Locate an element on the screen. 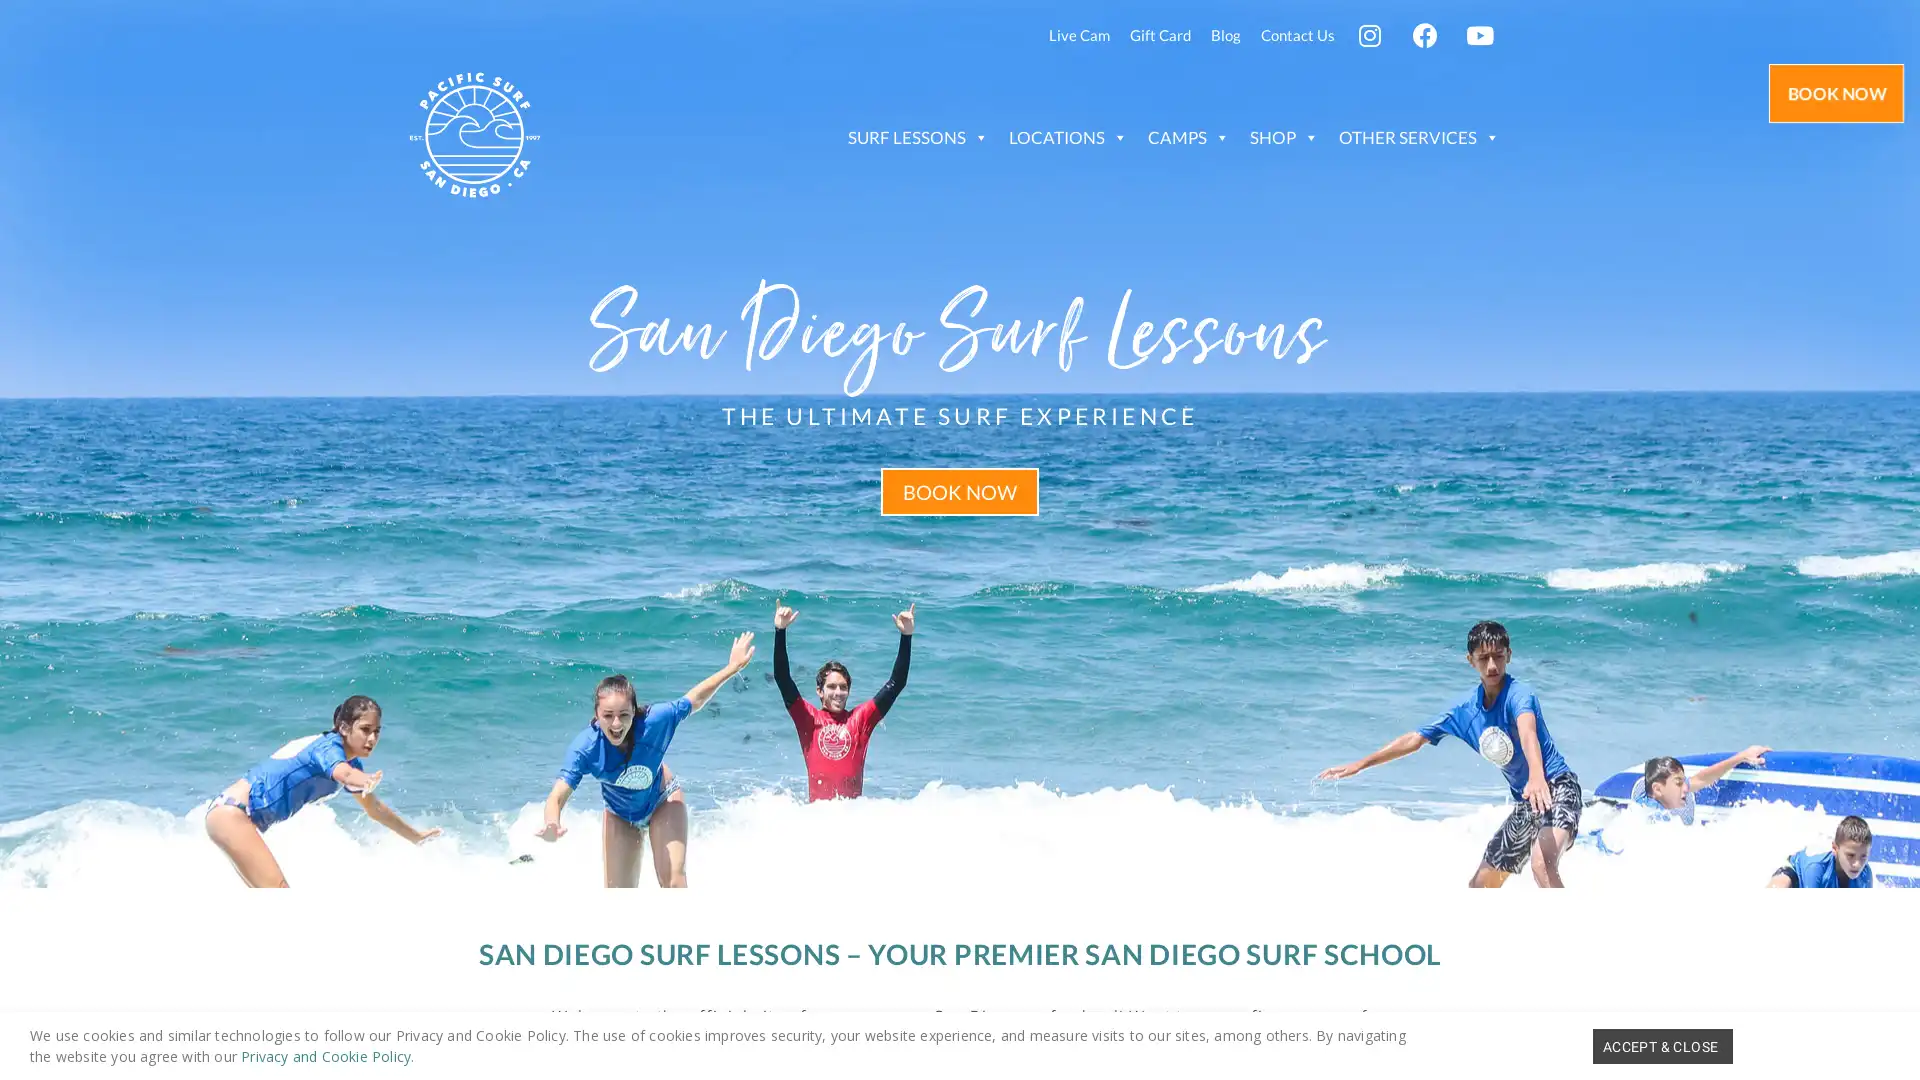 Image resolution: width=1920 pixels, height=1080 pixels. ACCEPT & CLOSE is located at coordinates (1662, 1044).